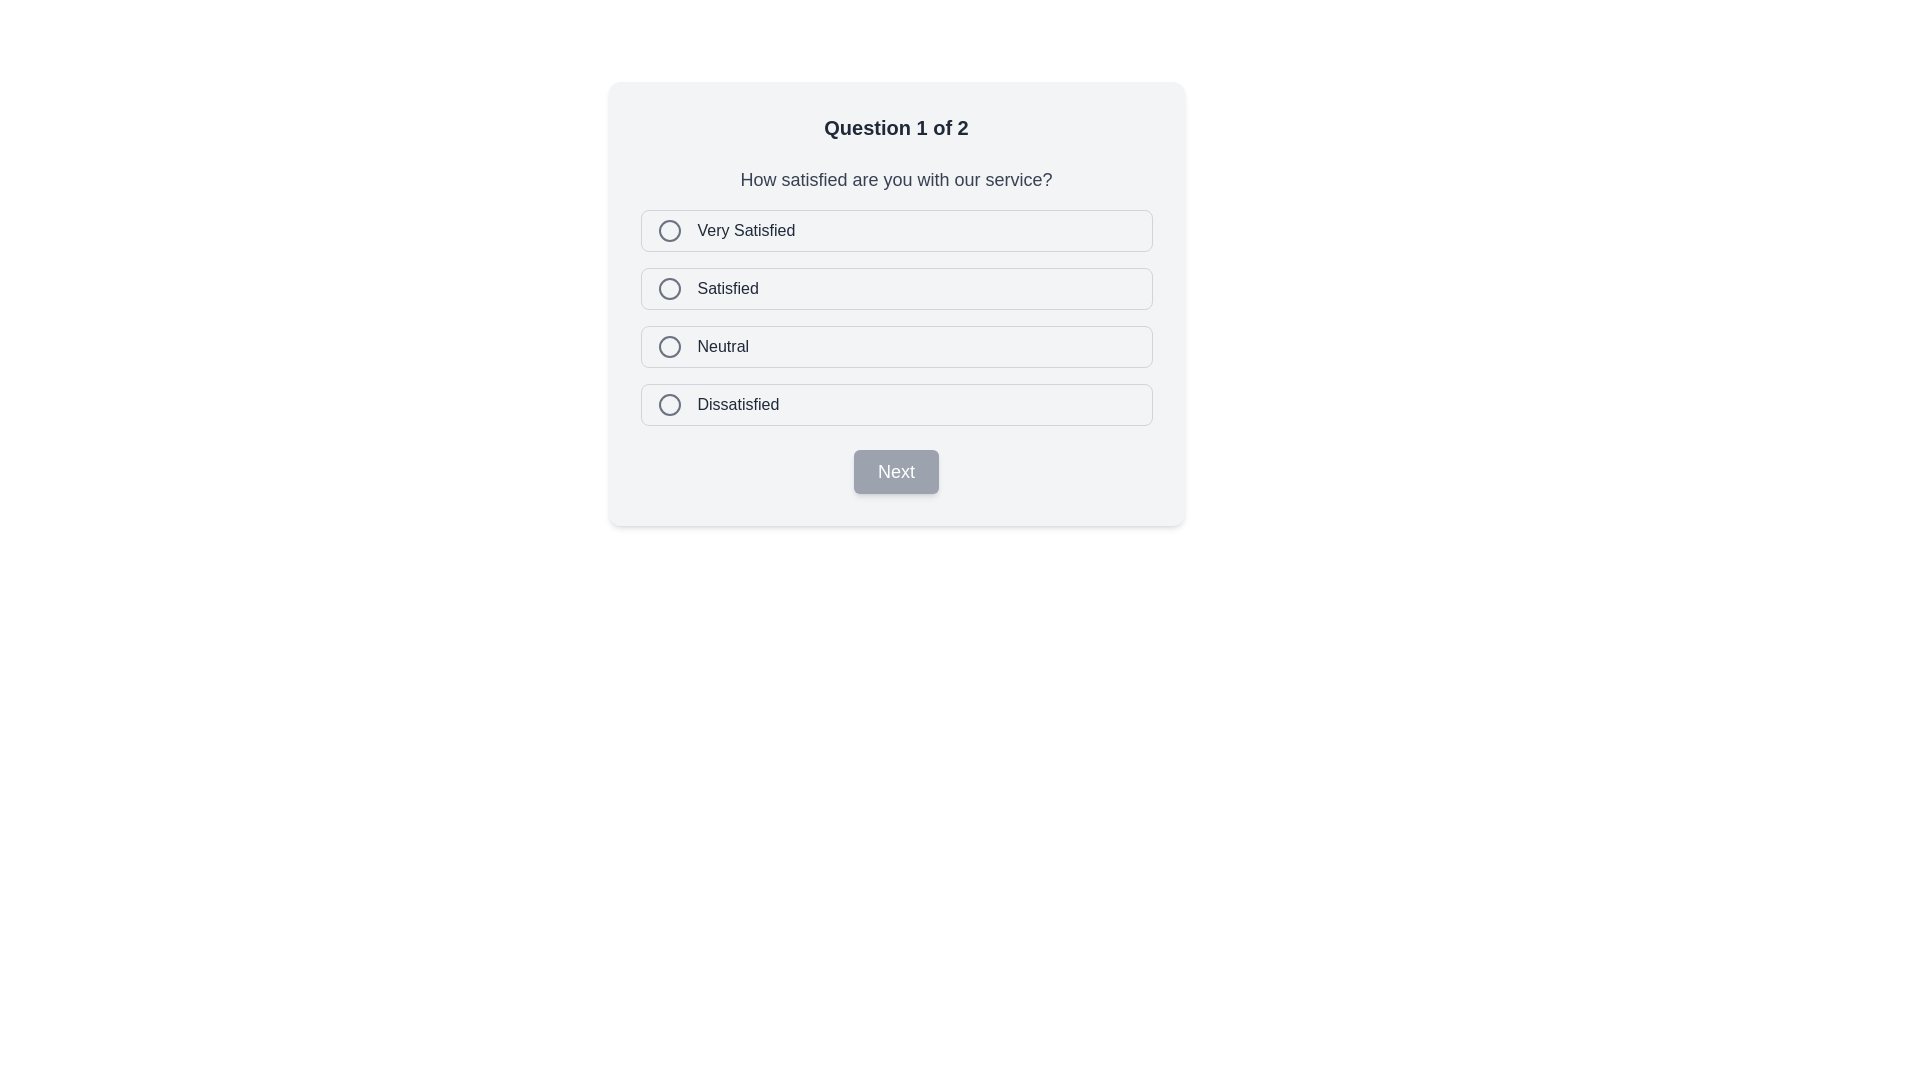 The width and height of the screenshot is (1920, 1080). I want to click on the 'Next' button, which has a blue background and white text, located beneath the radio button options, so click(895, 471).